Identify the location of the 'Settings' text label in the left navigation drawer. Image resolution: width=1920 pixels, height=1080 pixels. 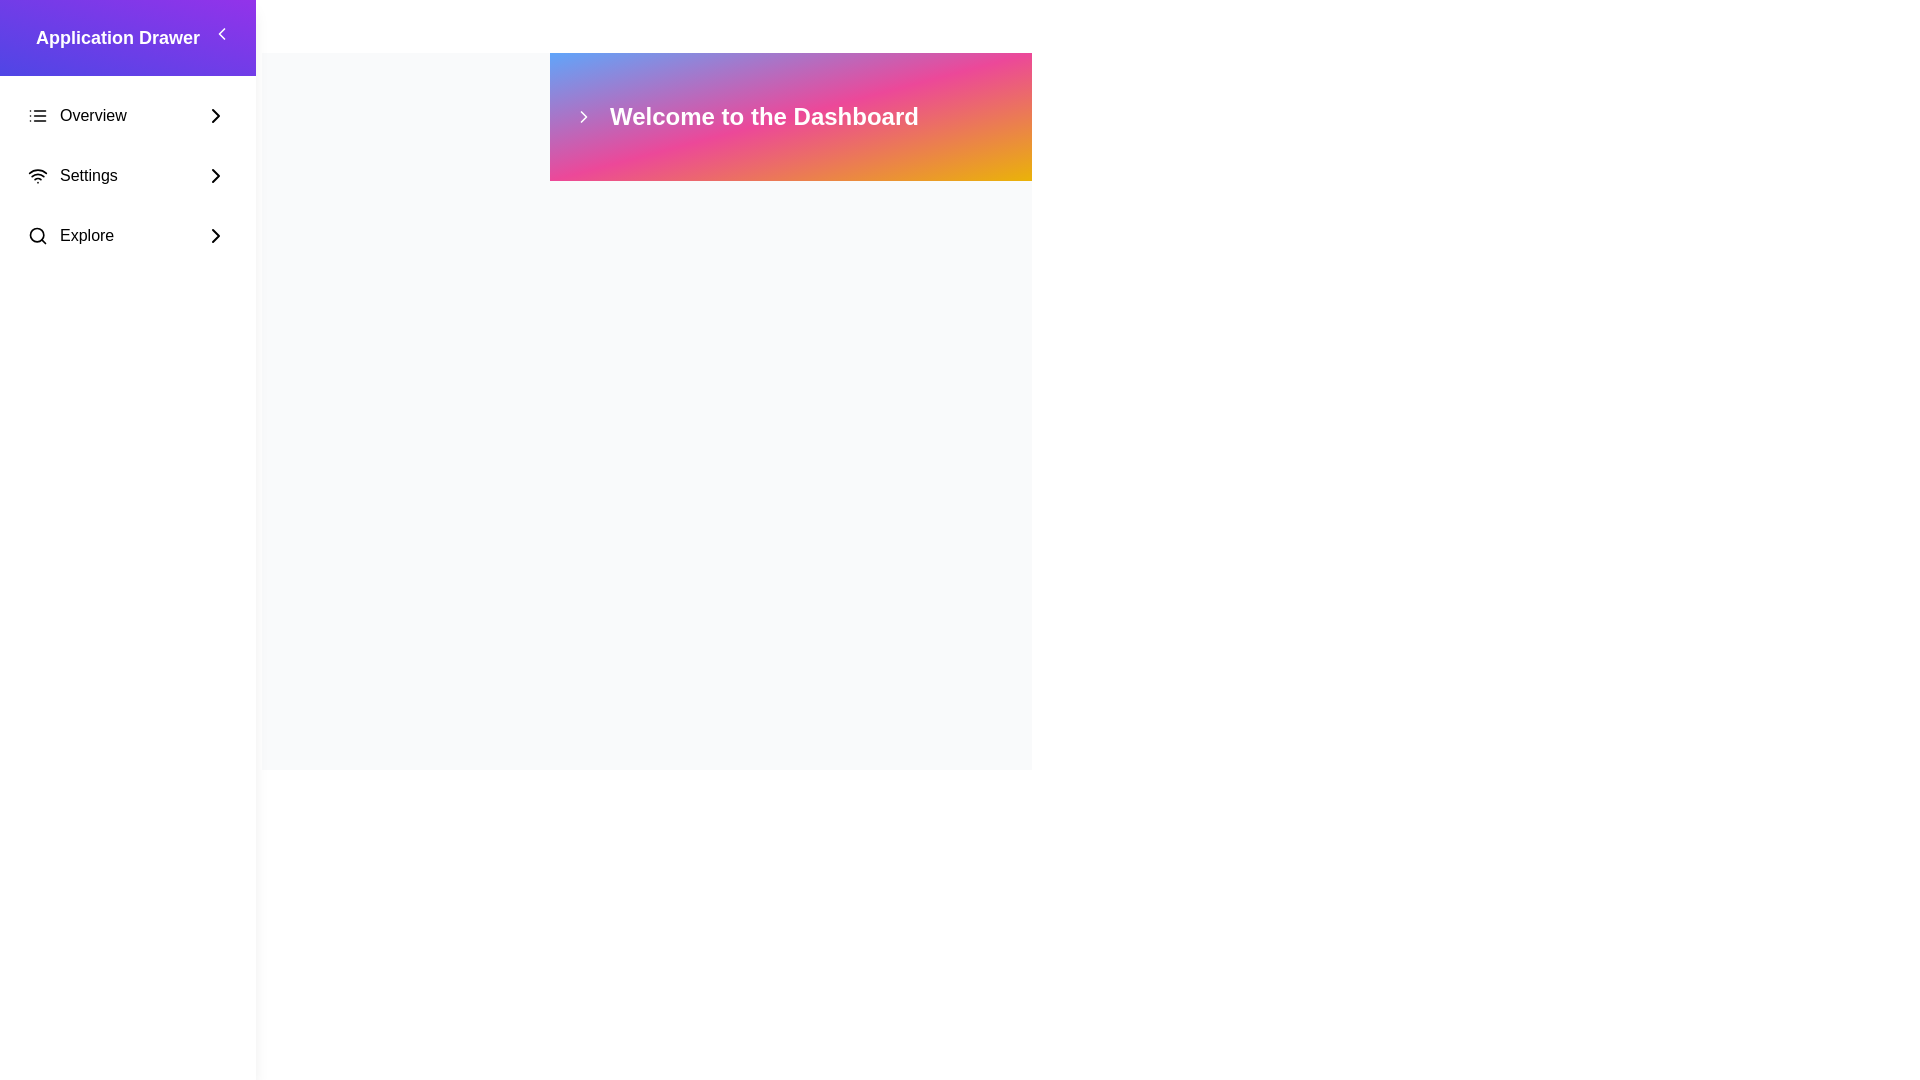
(87, 175).